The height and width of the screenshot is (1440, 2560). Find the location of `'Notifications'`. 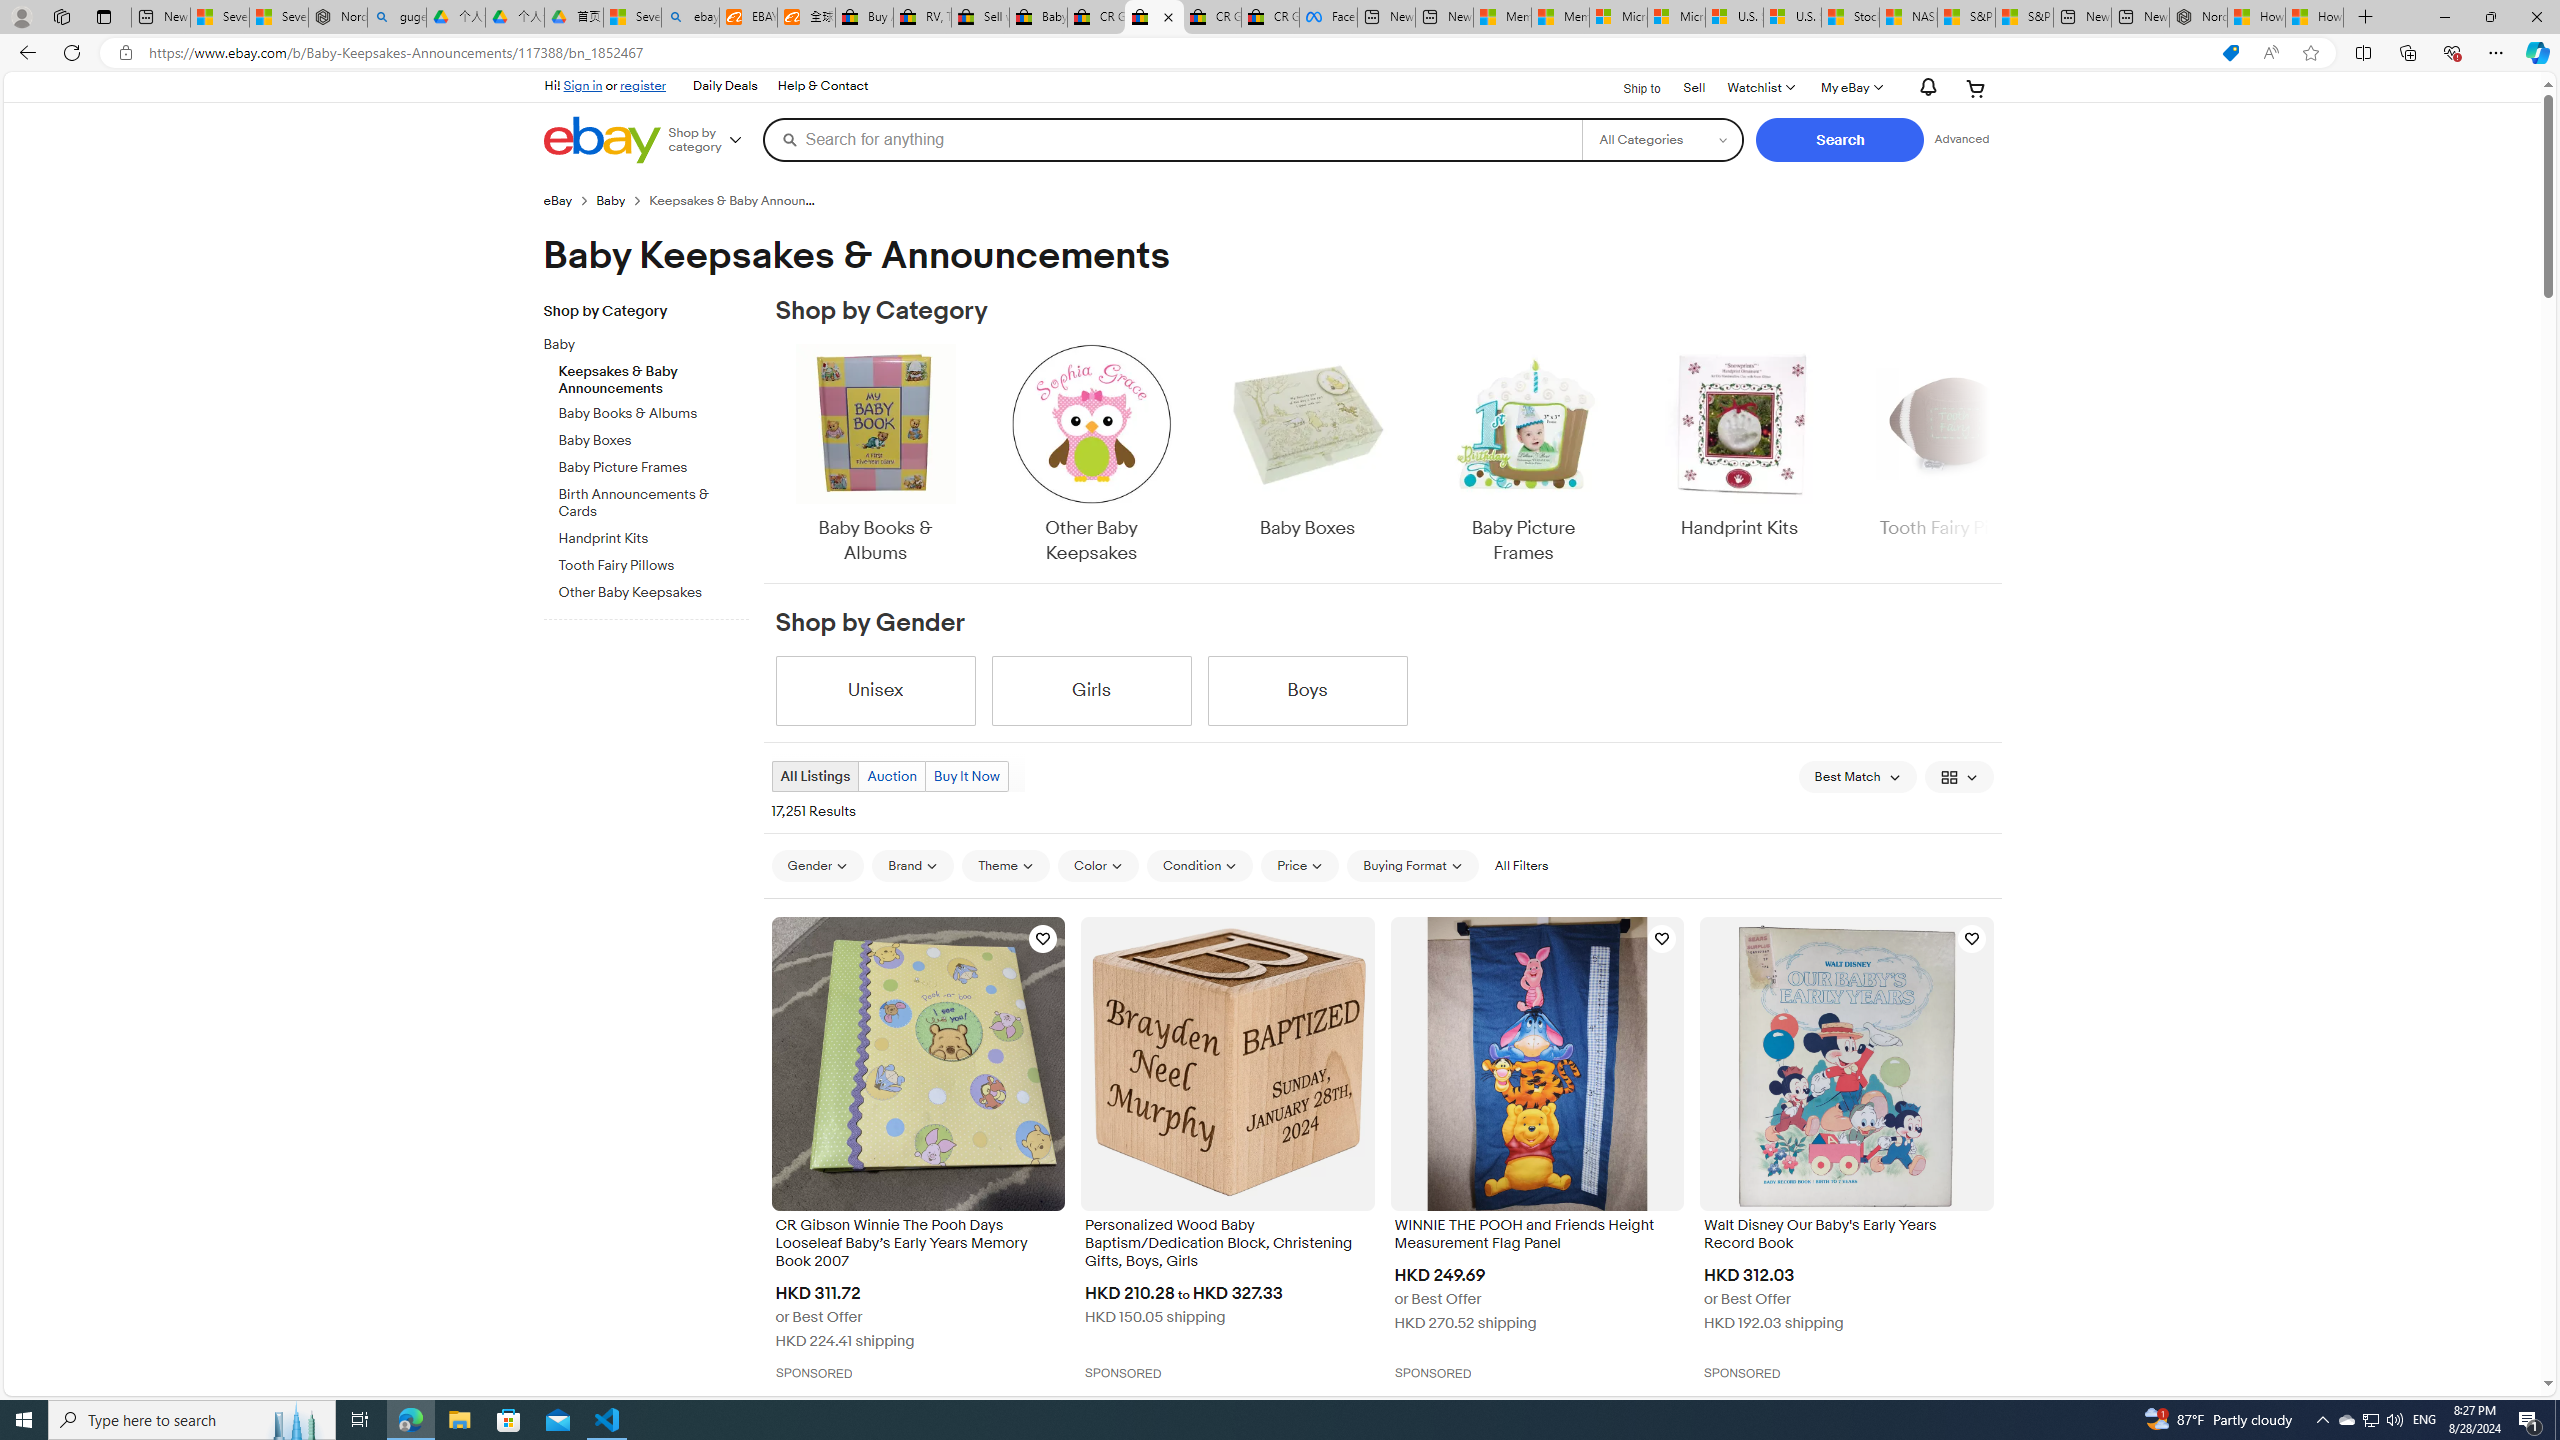

'Notifications' is located at coordinates (1923, 88).